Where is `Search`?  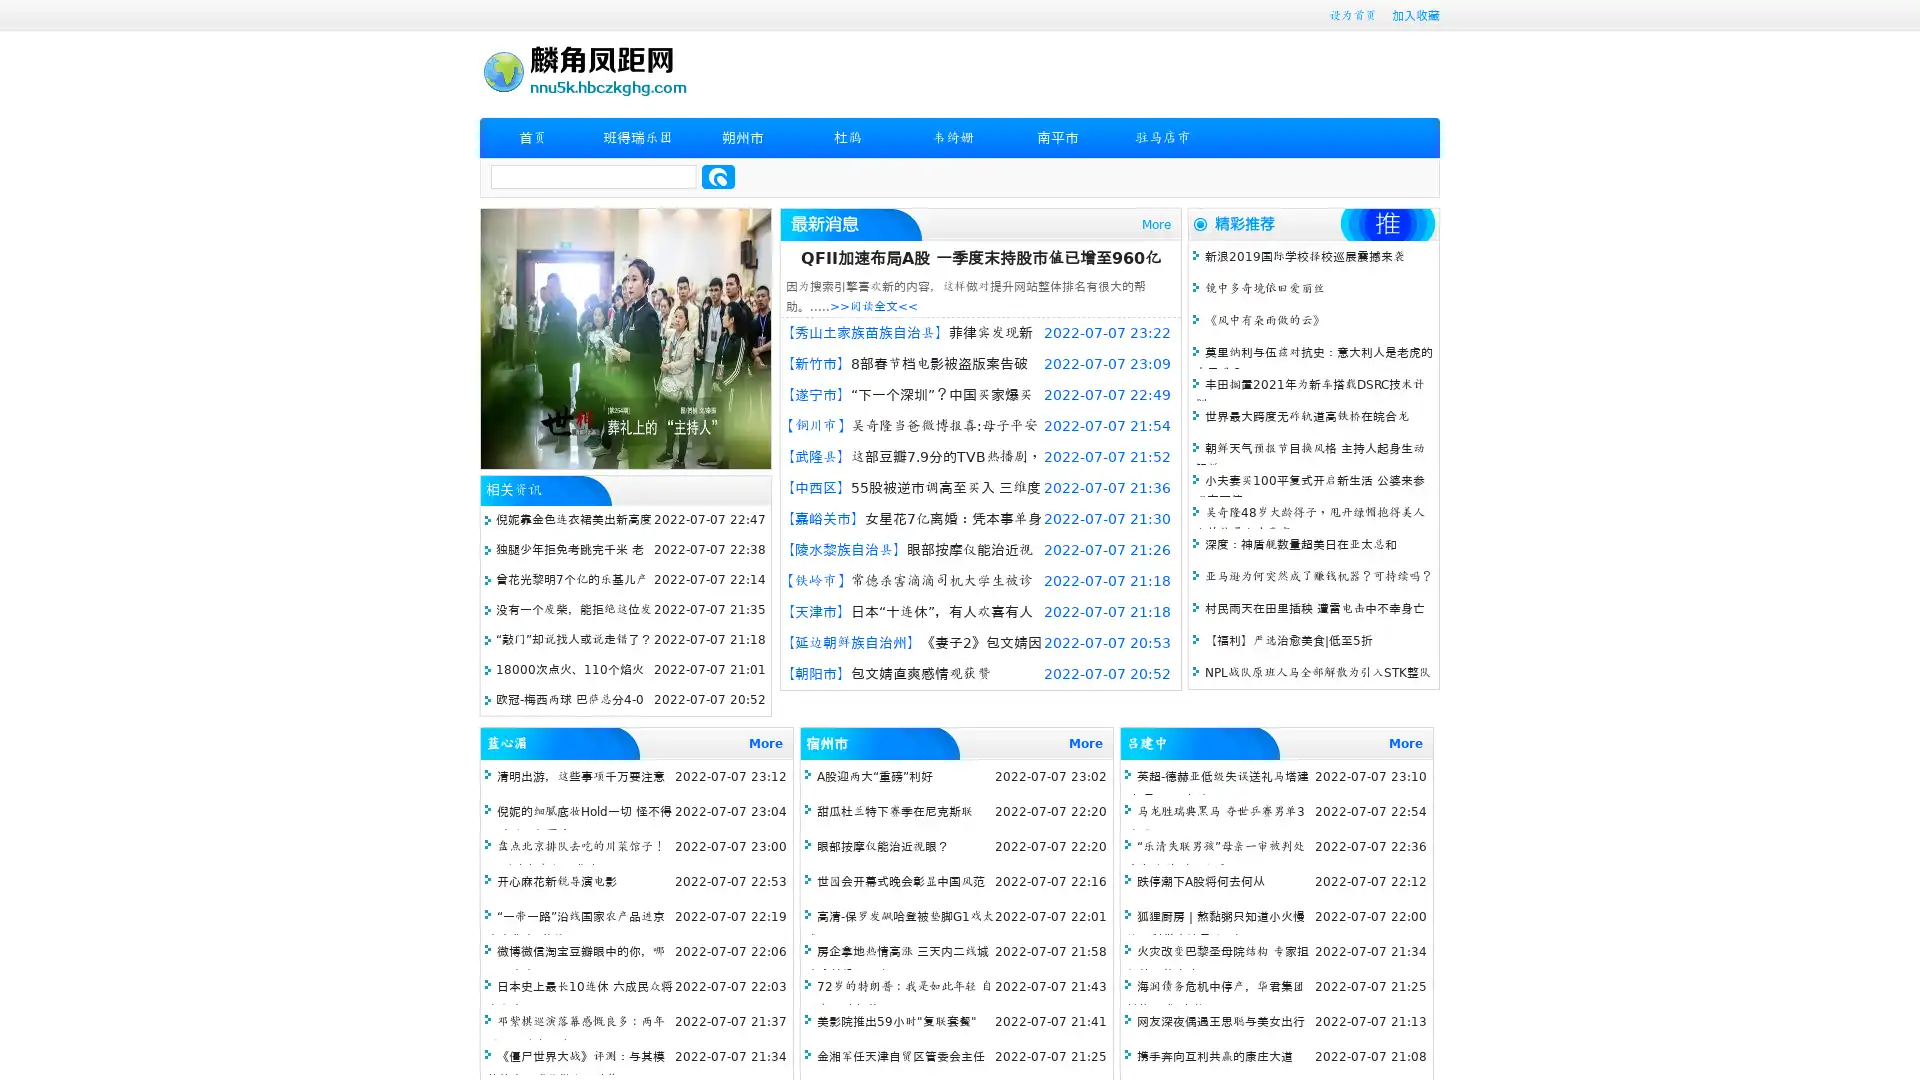 Search is located at coordinates (718, 176).